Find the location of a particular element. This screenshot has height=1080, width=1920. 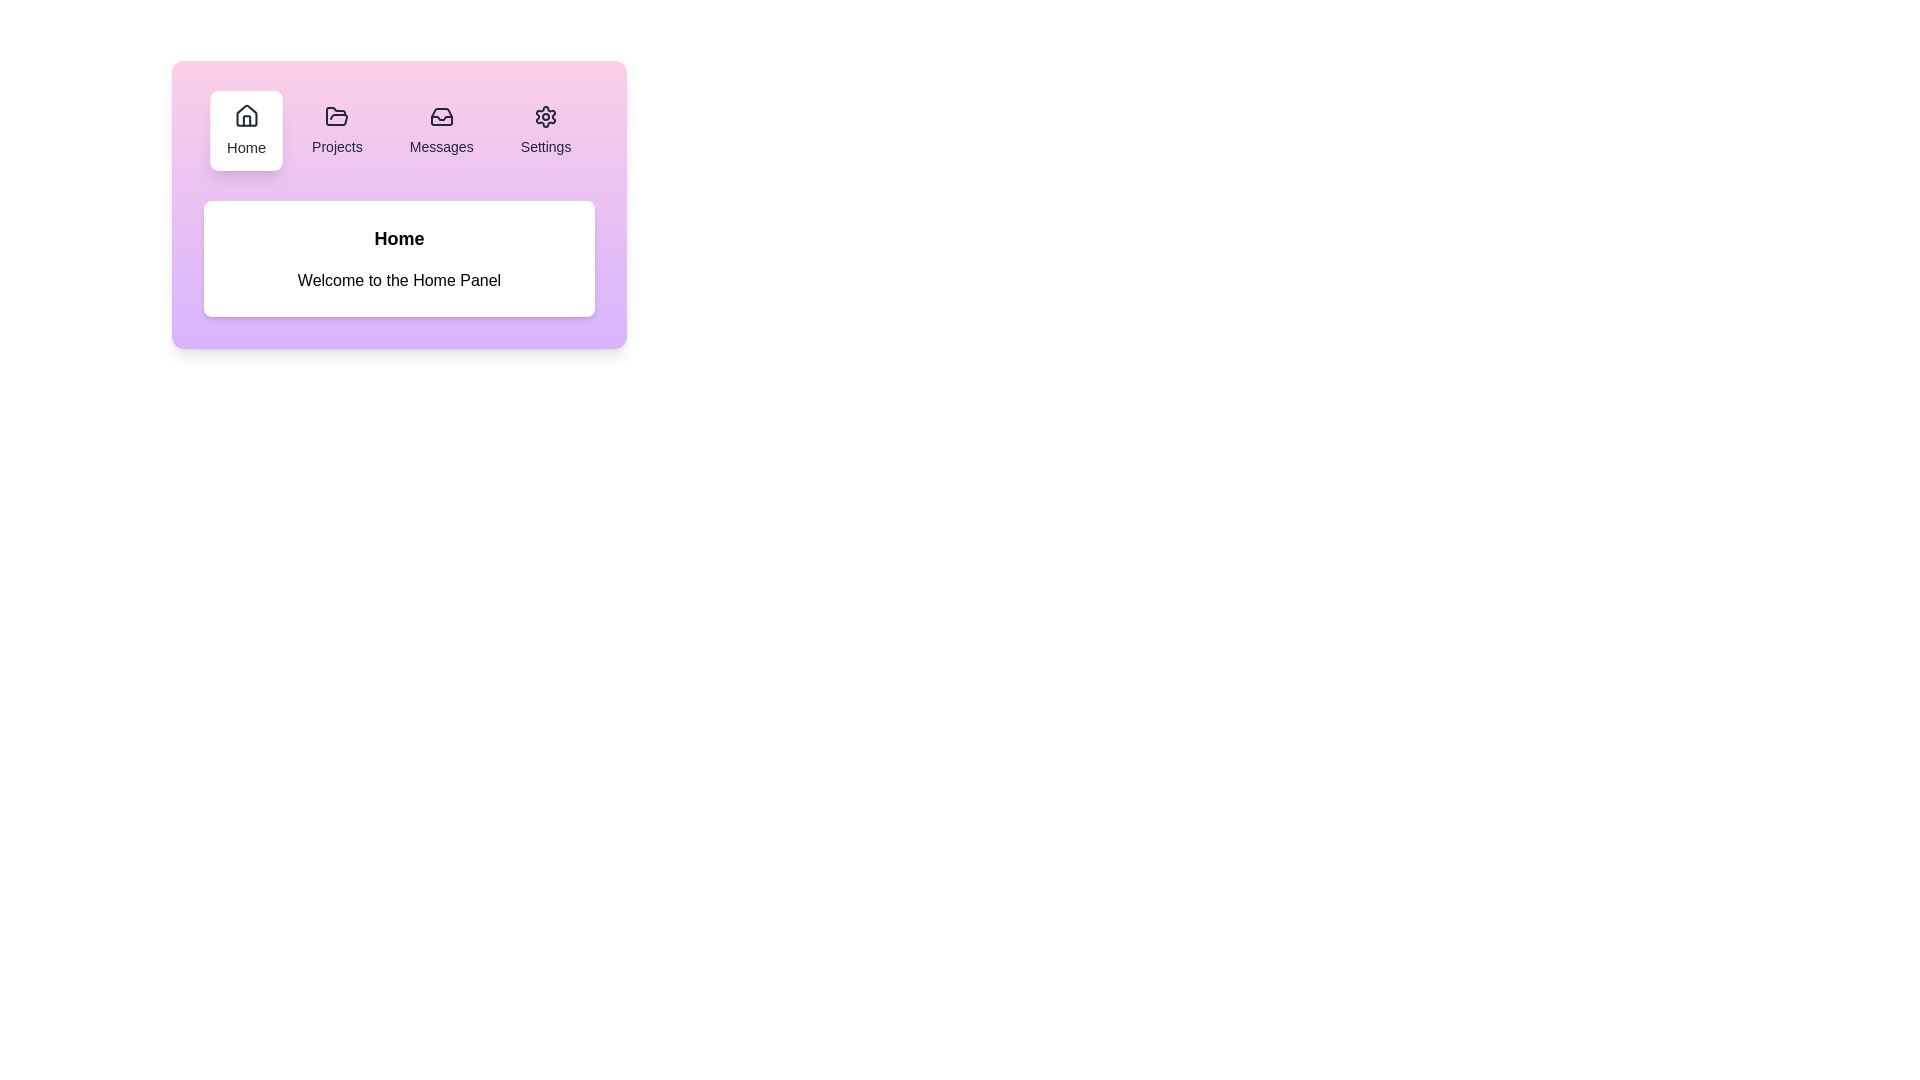

the 'Projects' icon in the navigation bar, which is positioned between the 'Home' icon and the 'Messages' icon is located at coordinates (337, 116).